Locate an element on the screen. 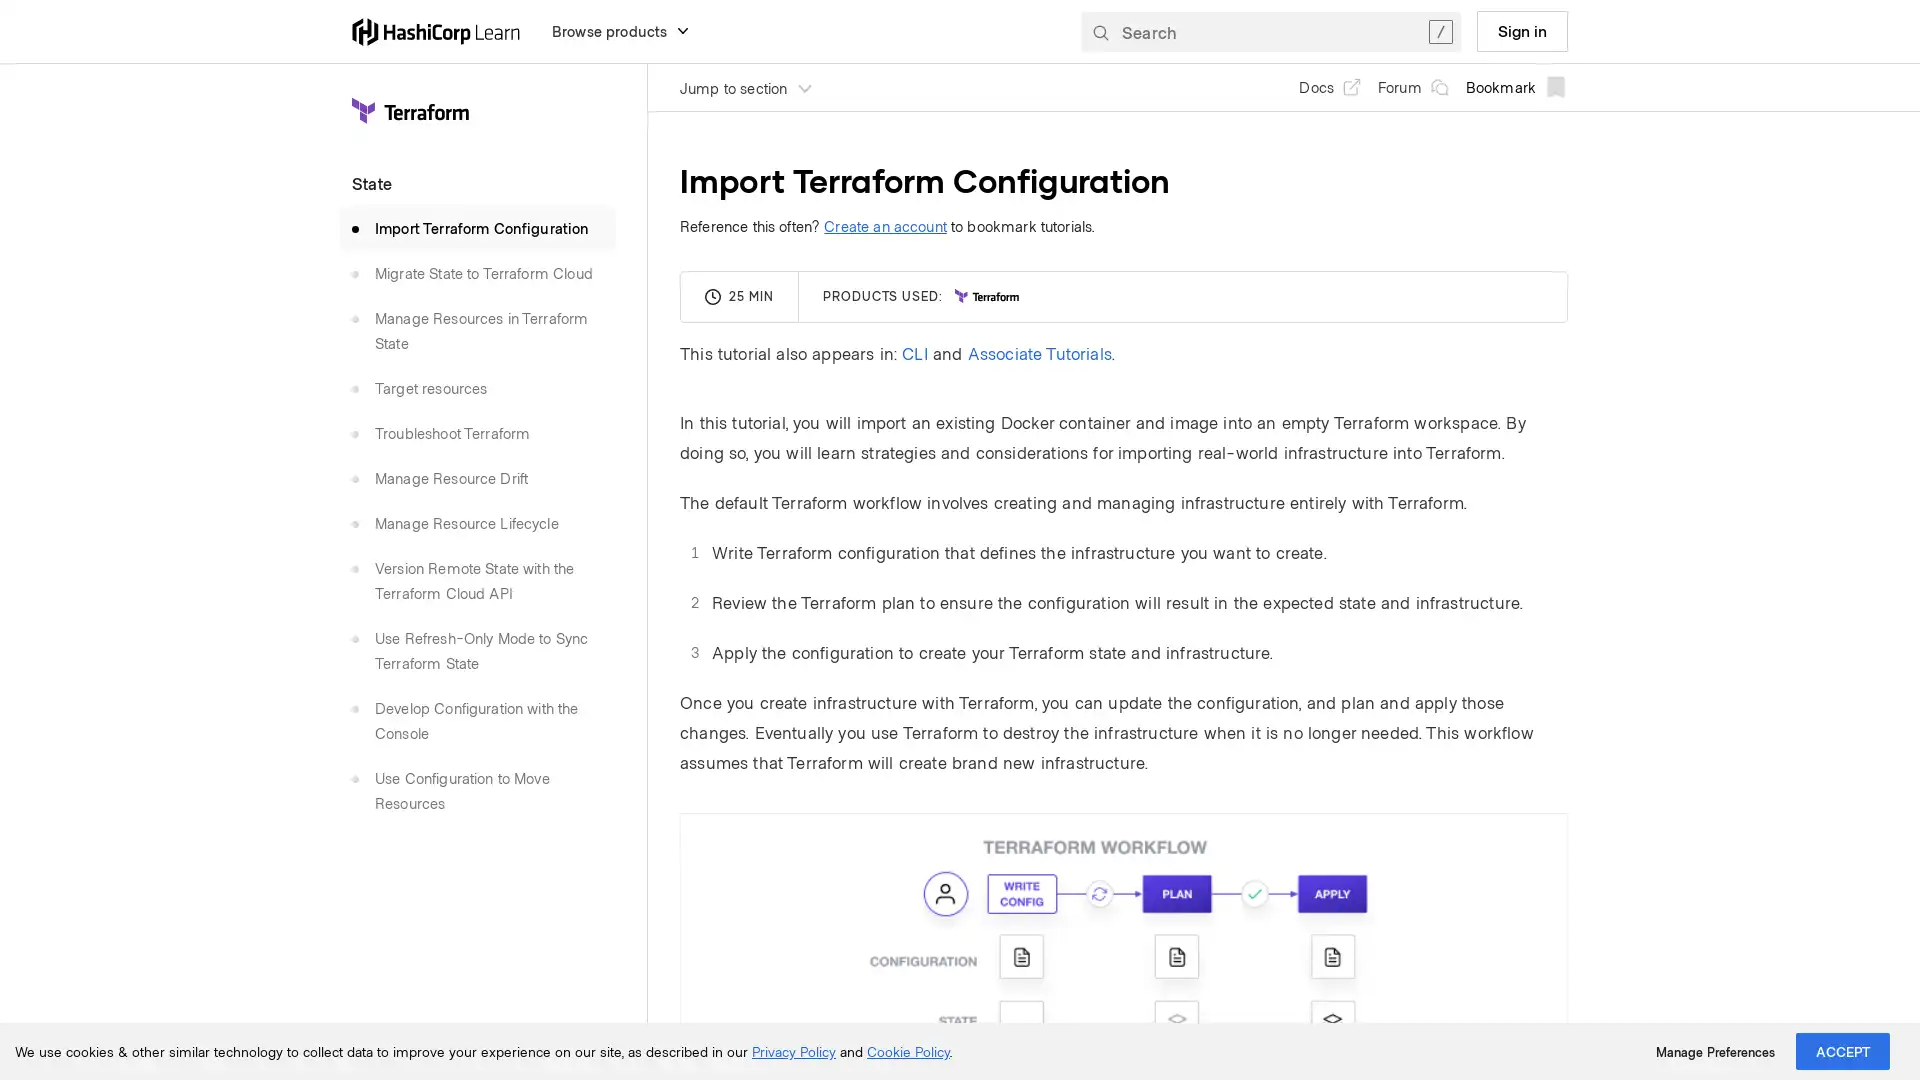  ACCEPT is located at coordinates (1842, 1050).